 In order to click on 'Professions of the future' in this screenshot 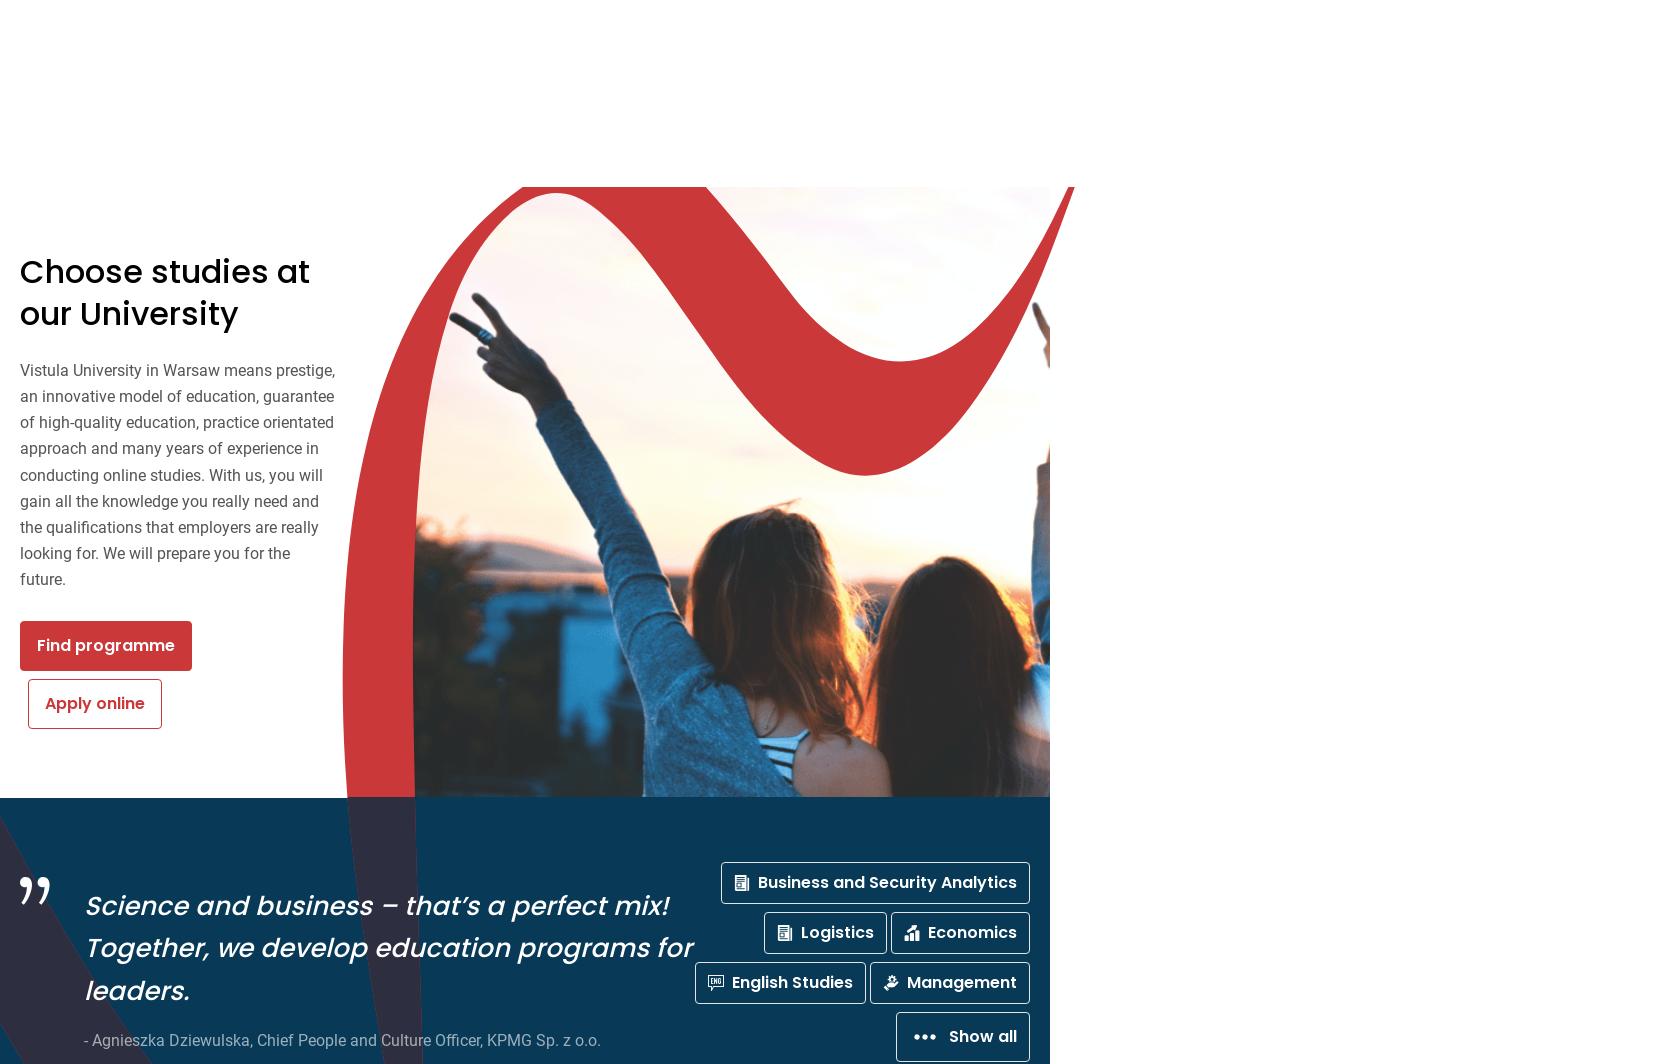, I will do `click(145, 266)`.